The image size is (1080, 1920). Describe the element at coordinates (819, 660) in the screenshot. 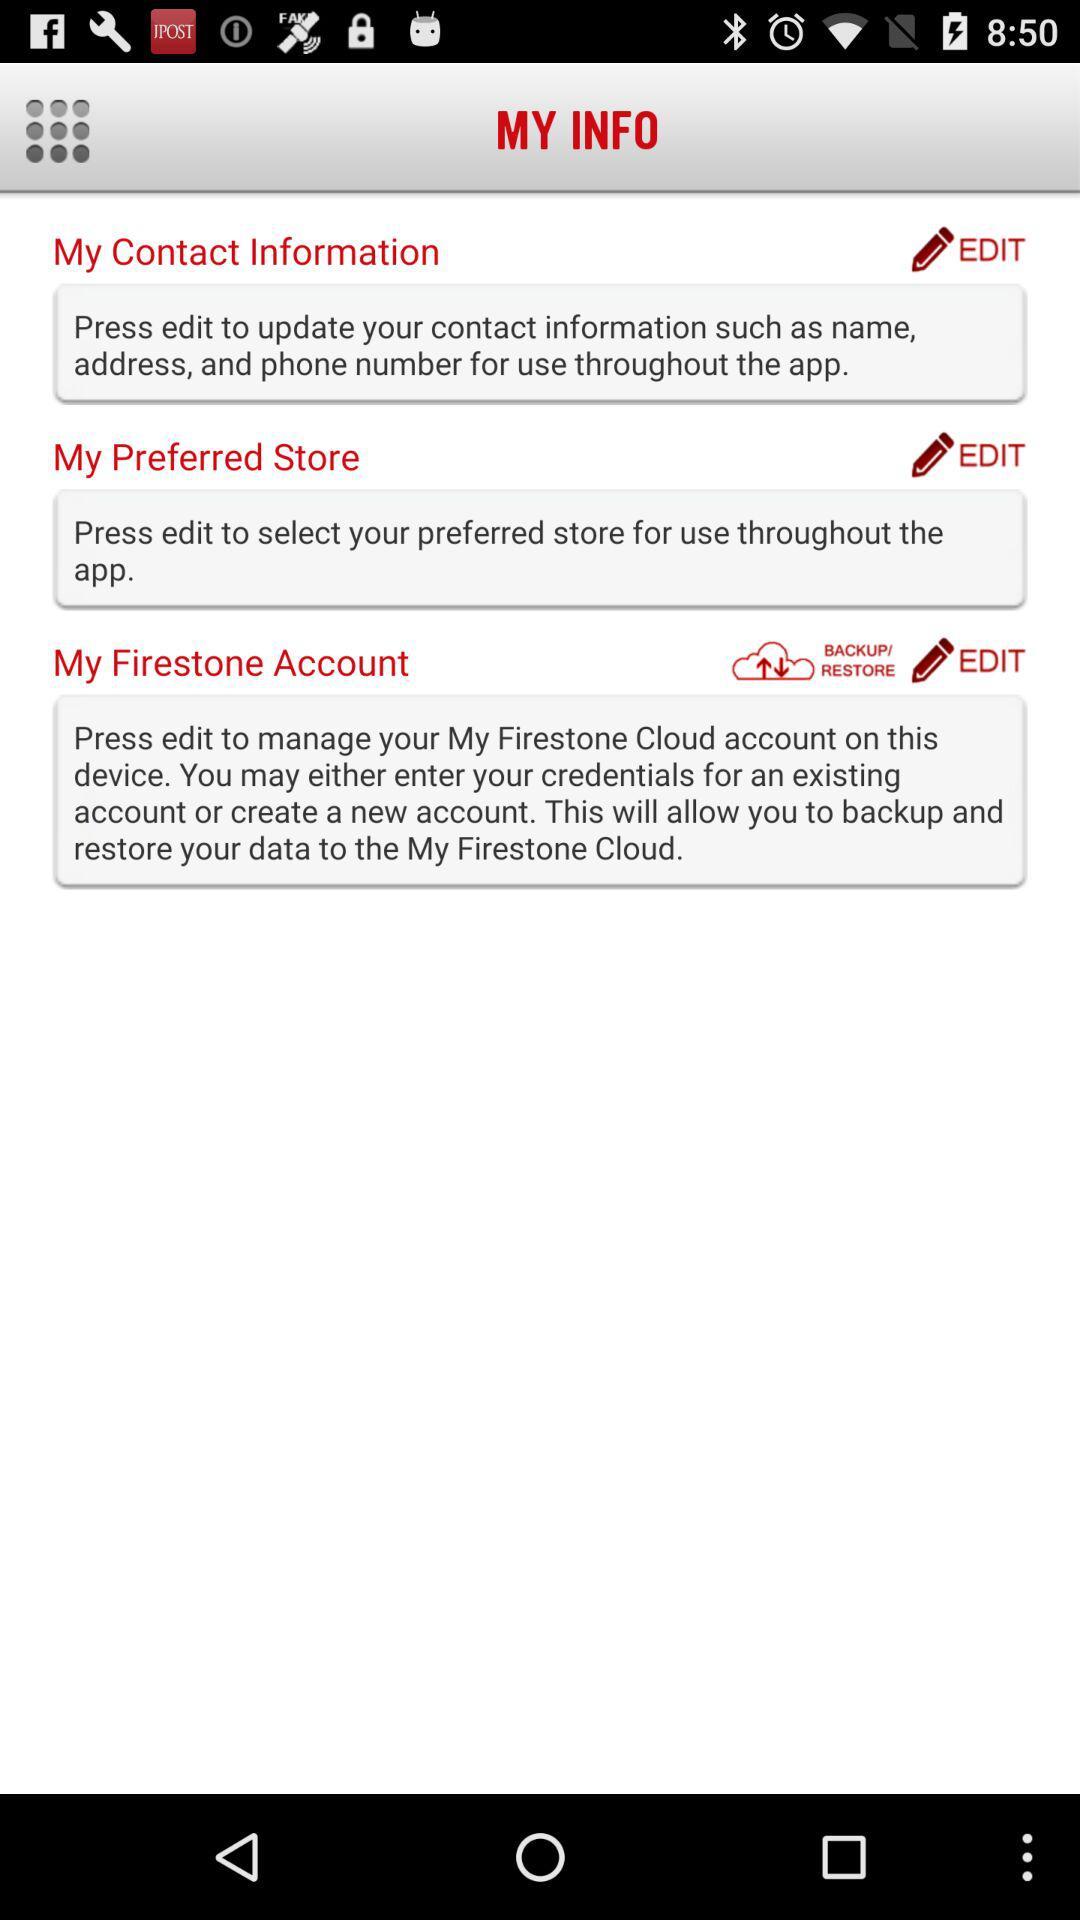

I see `app next to my firestone account icon` at that location.